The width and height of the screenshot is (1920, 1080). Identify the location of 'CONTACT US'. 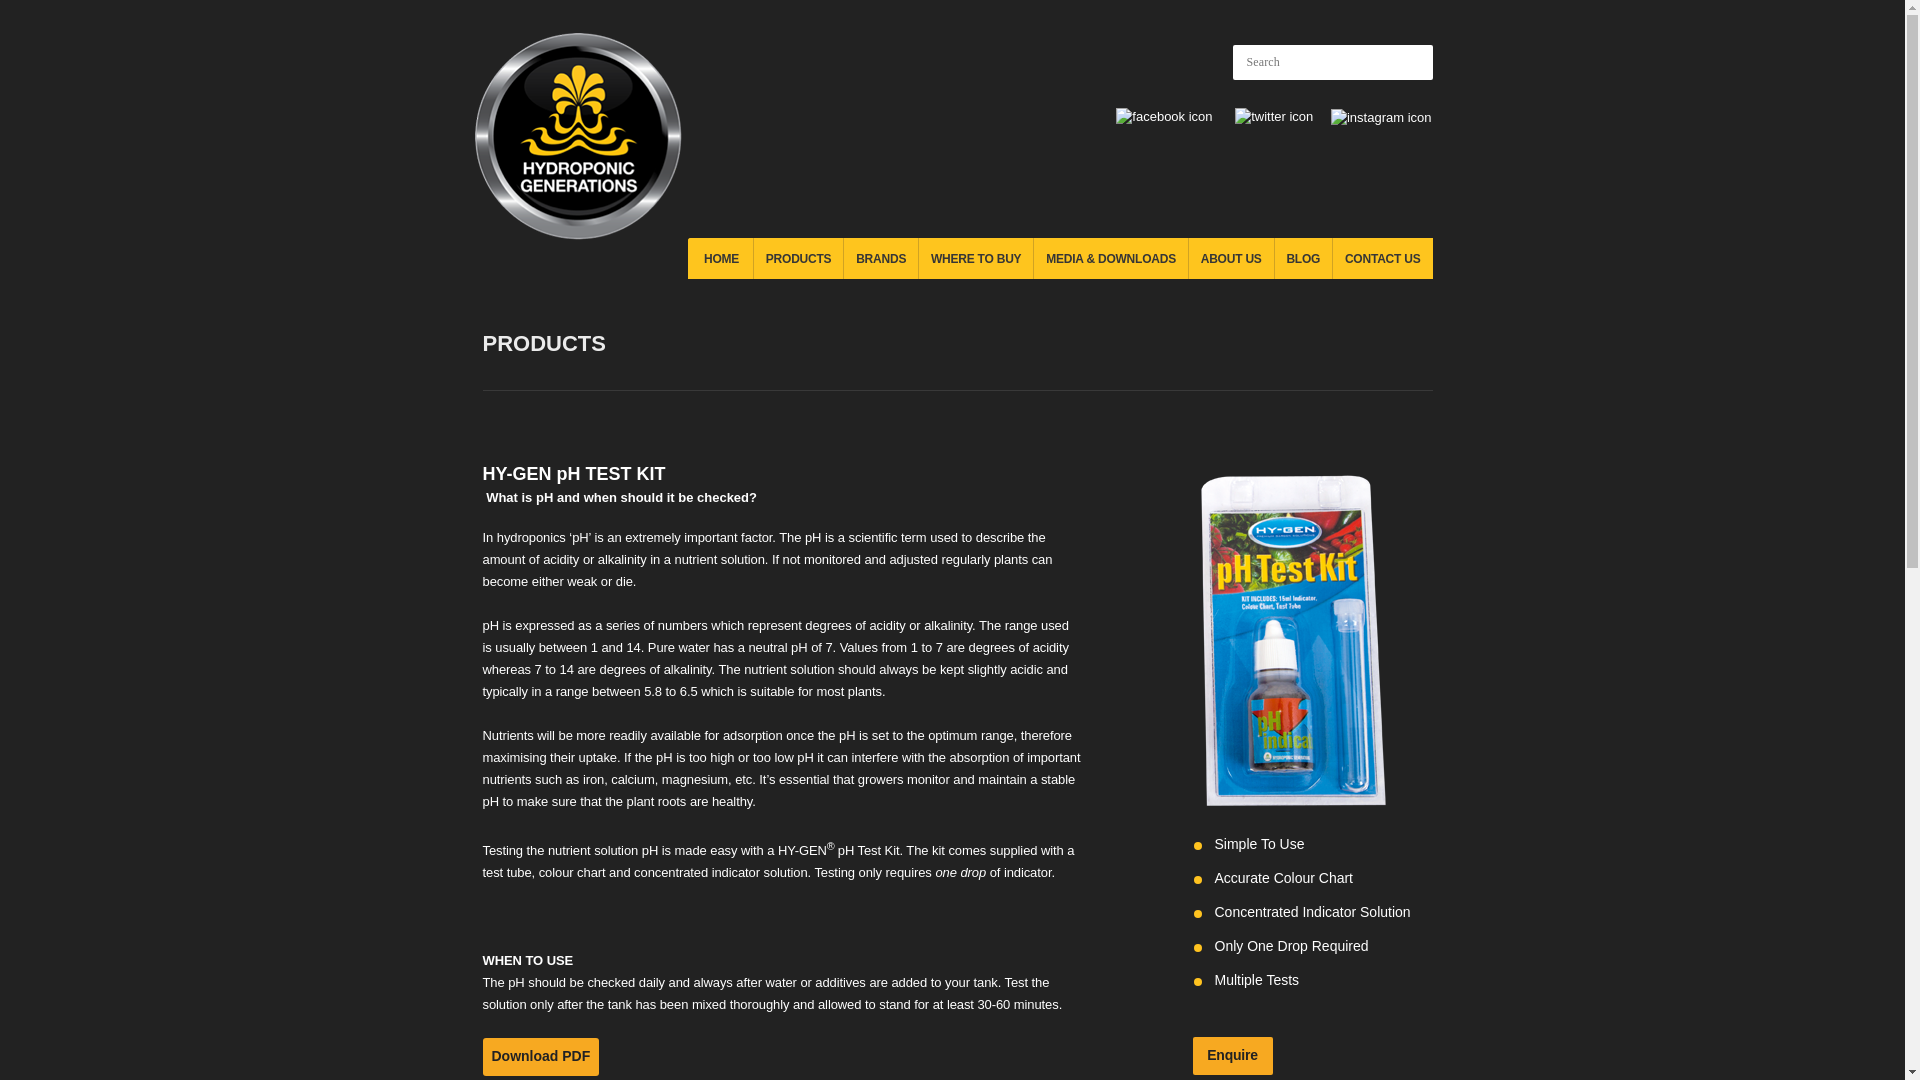
(1381, 257).